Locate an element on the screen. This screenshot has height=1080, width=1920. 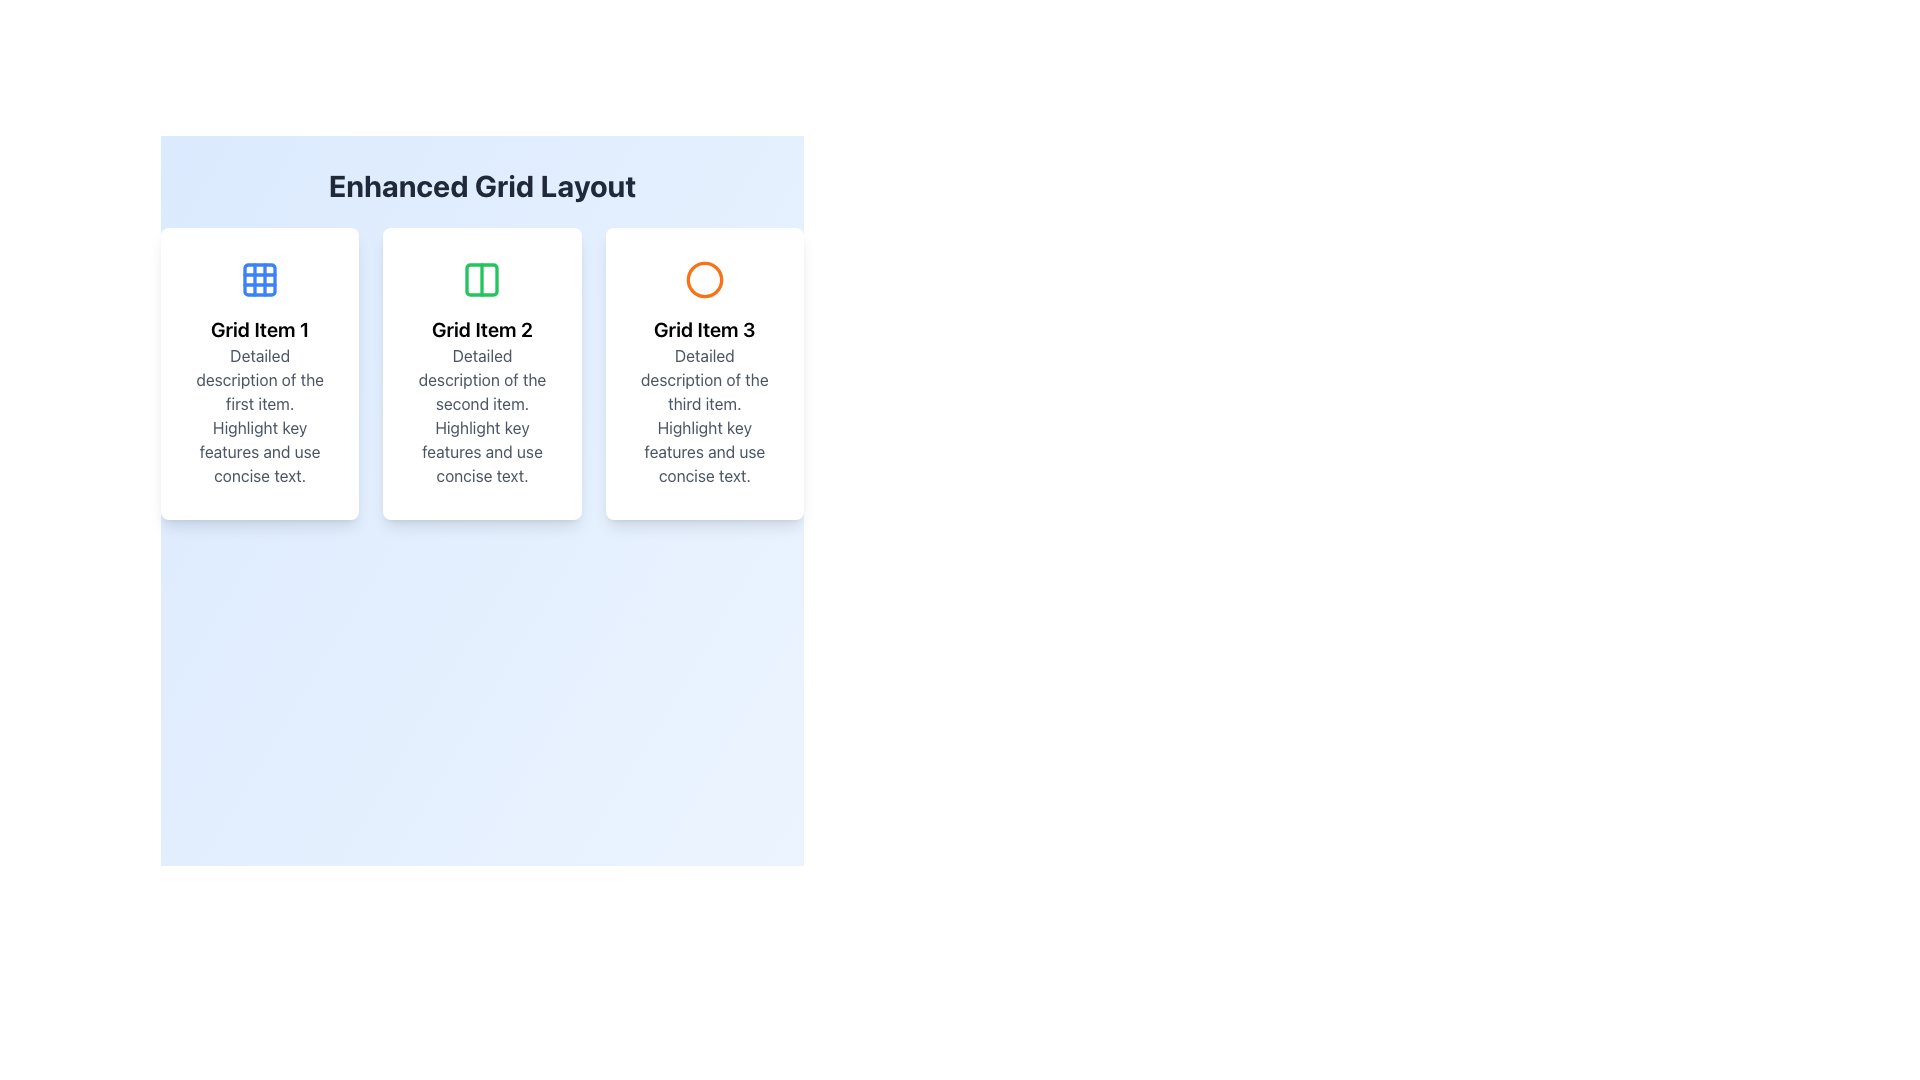
the main title text label that displays 'Enhanced Grid Layout', which serves as an informational element at the top of the interface is located at coordinates (482, 185).